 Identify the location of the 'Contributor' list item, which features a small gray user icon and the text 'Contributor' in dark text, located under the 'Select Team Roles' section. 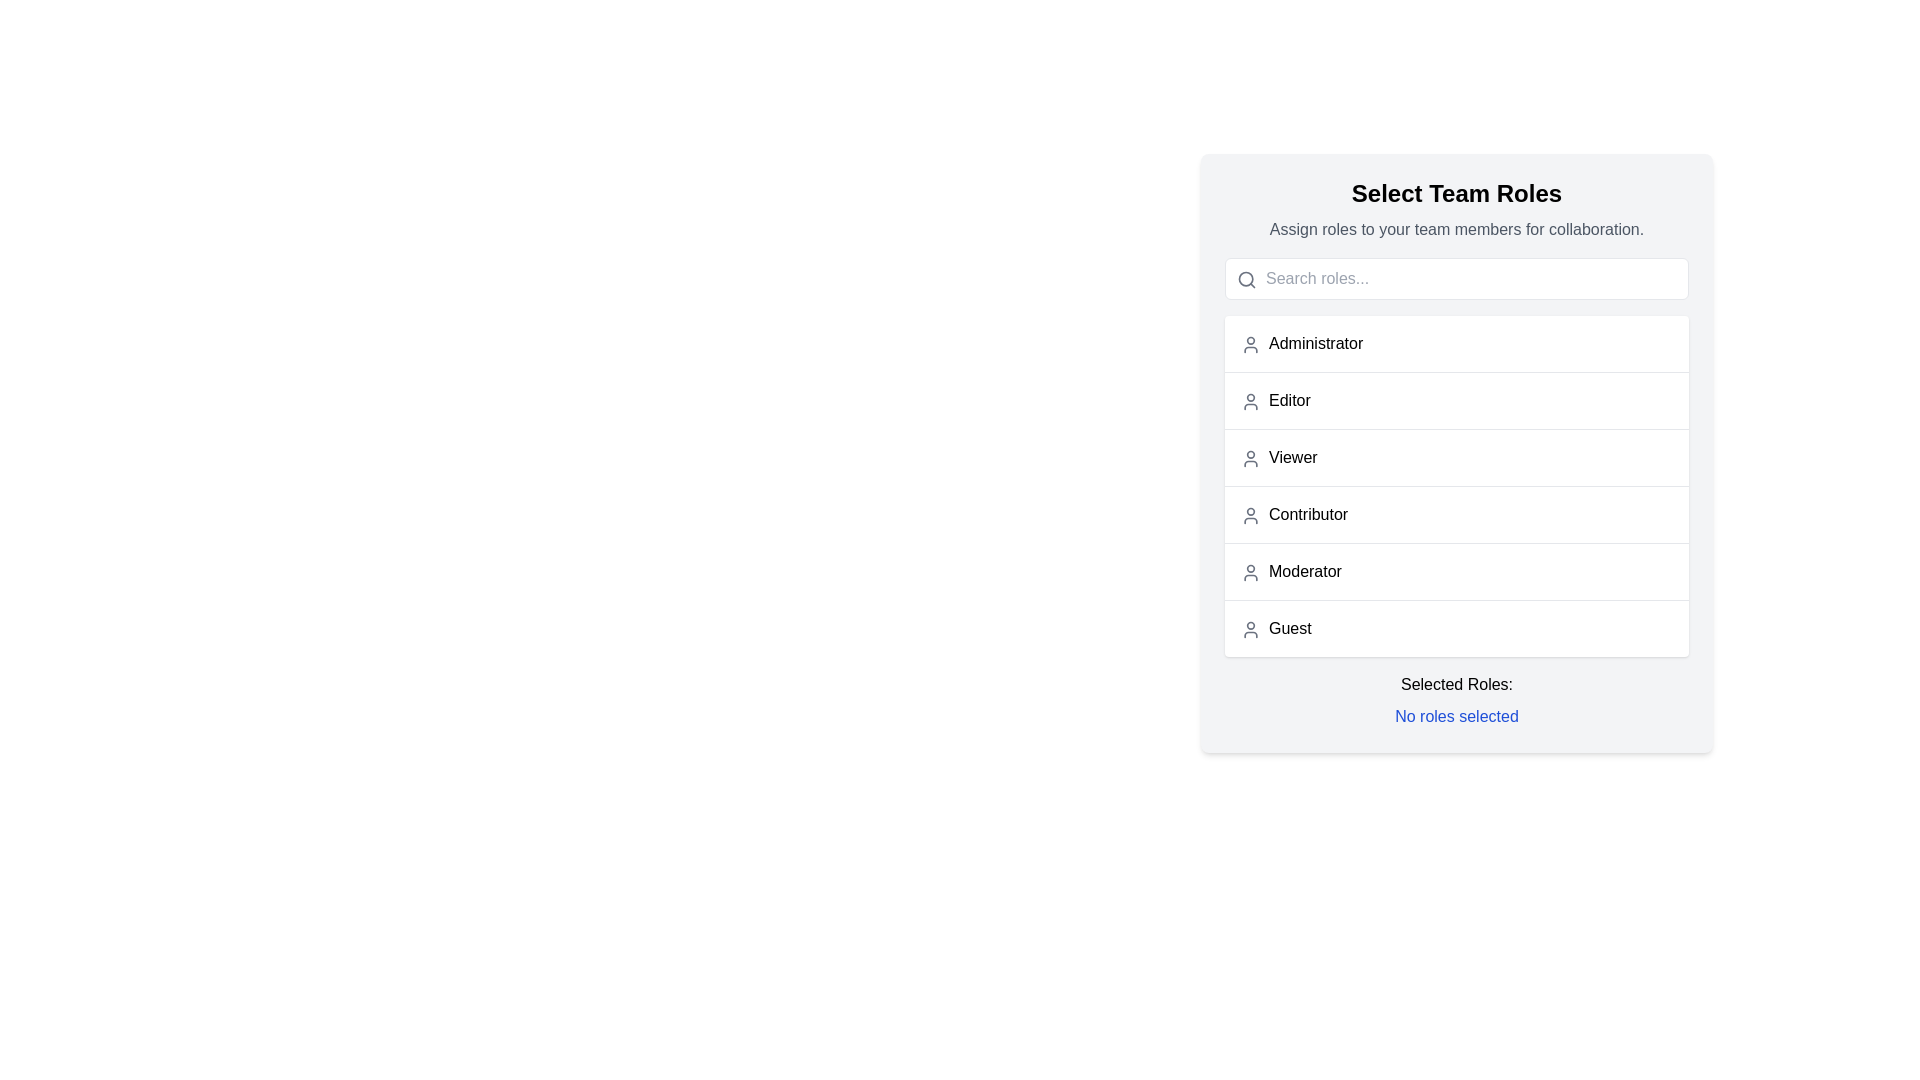
(1294, 514).